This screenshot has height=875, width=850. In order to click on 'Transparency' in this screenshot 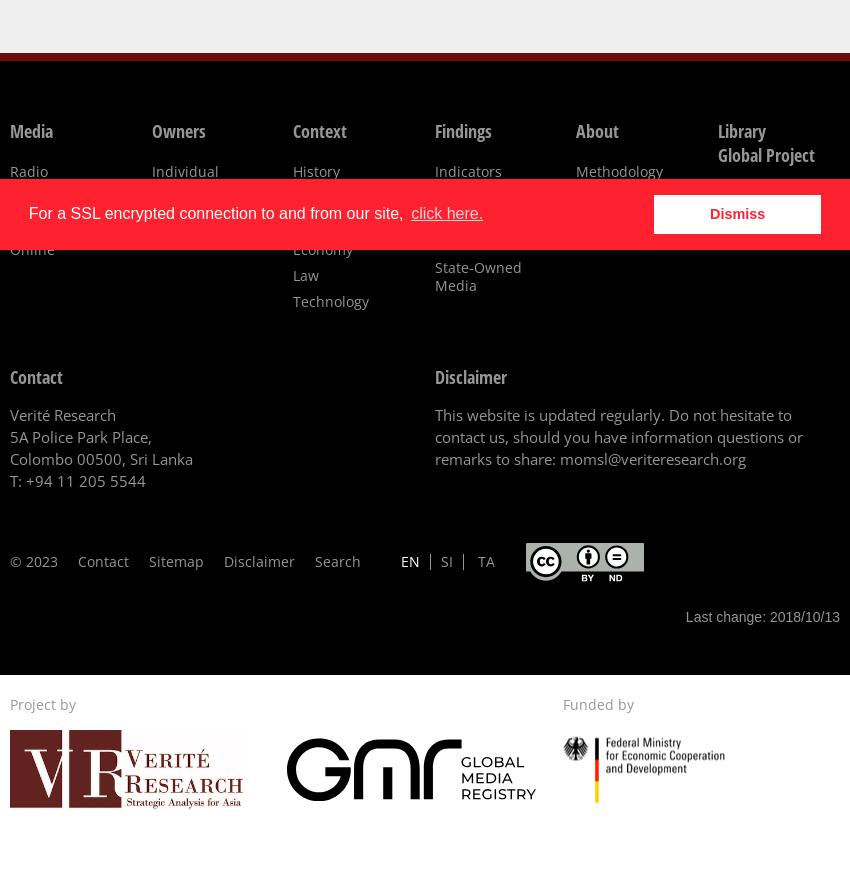, I will do `click(433, 197)`.